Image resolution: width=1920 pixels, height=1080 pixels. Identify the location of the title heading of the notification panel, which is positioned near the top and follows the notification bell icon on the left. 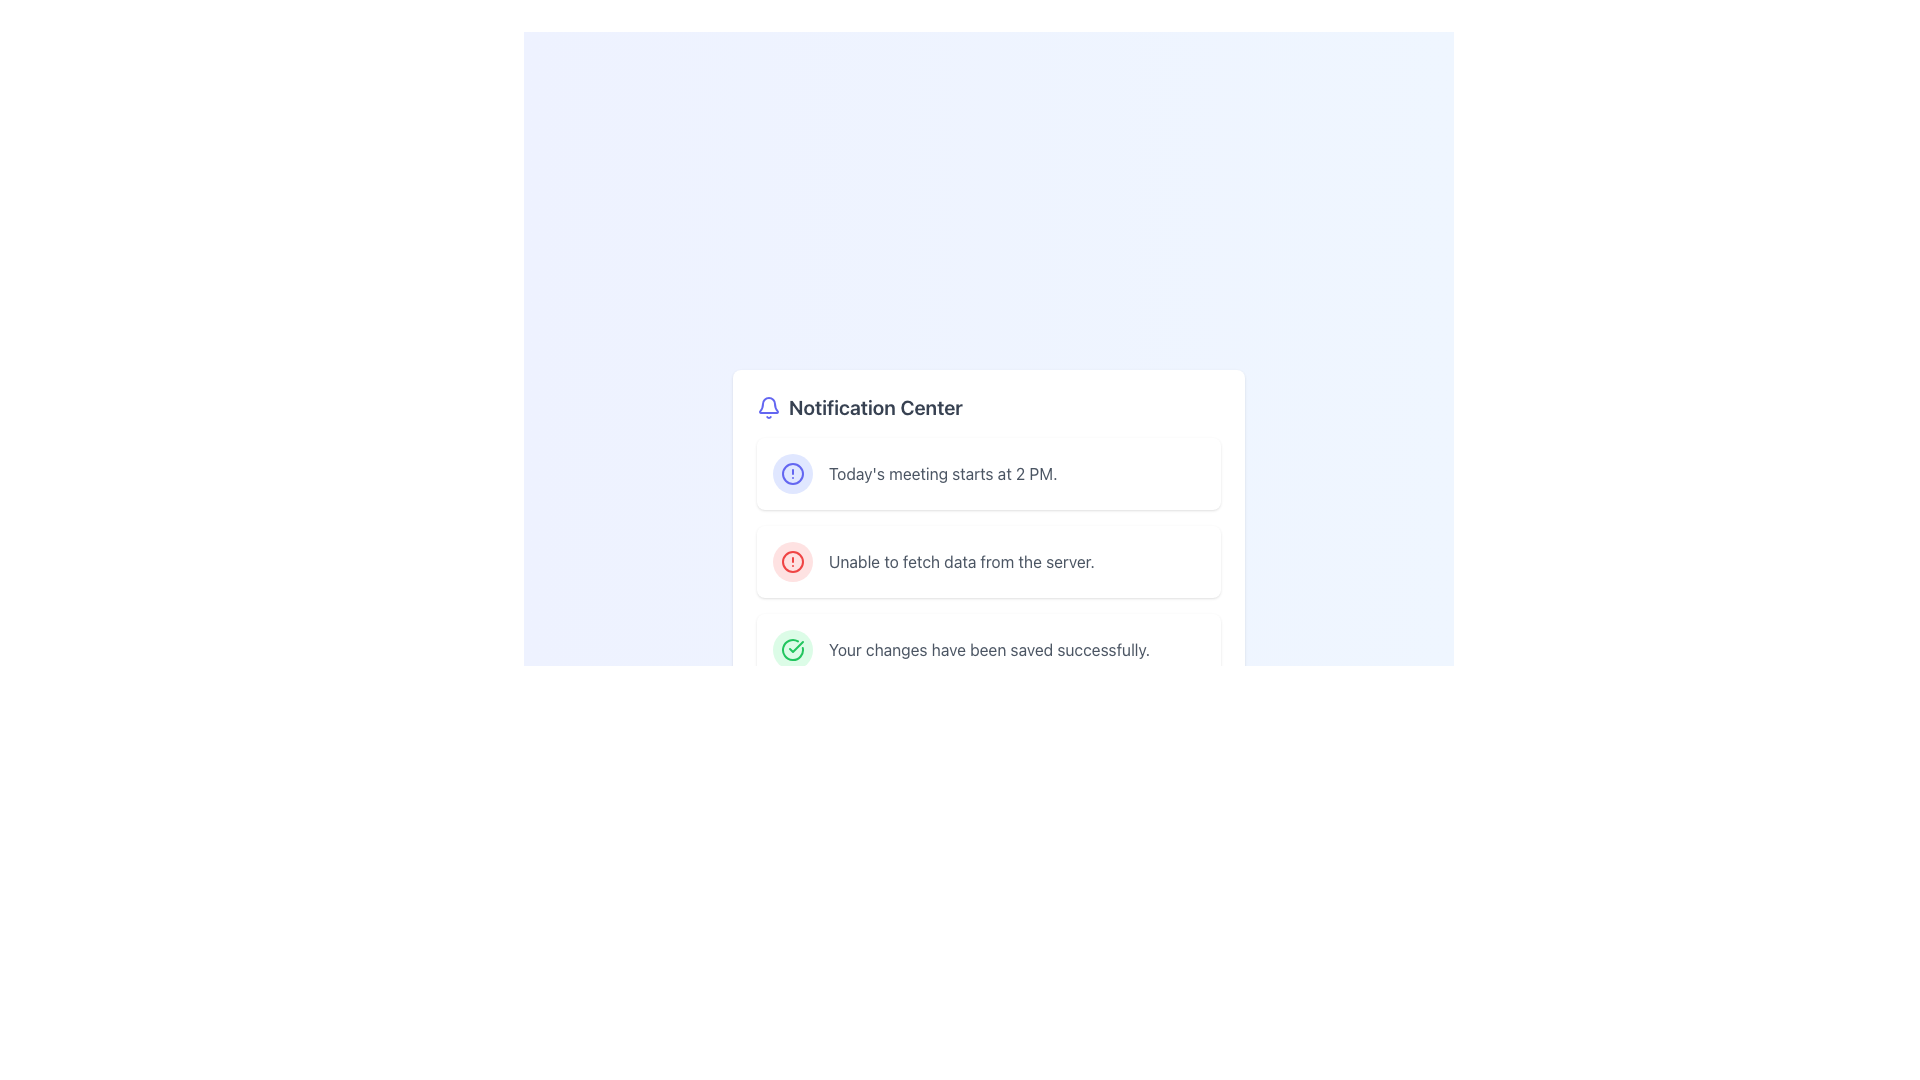
(875, 407).